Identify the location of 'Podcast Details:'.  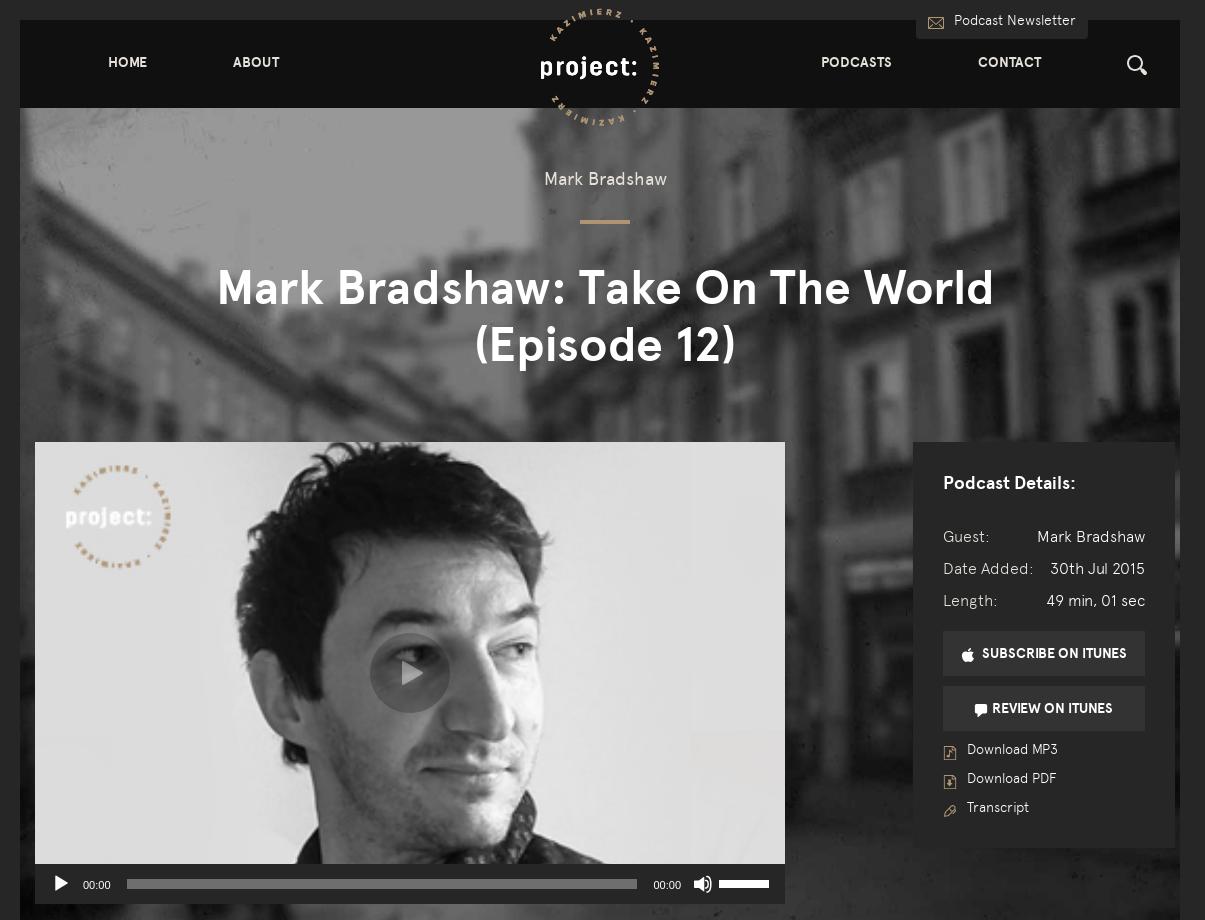
(1008, 481).